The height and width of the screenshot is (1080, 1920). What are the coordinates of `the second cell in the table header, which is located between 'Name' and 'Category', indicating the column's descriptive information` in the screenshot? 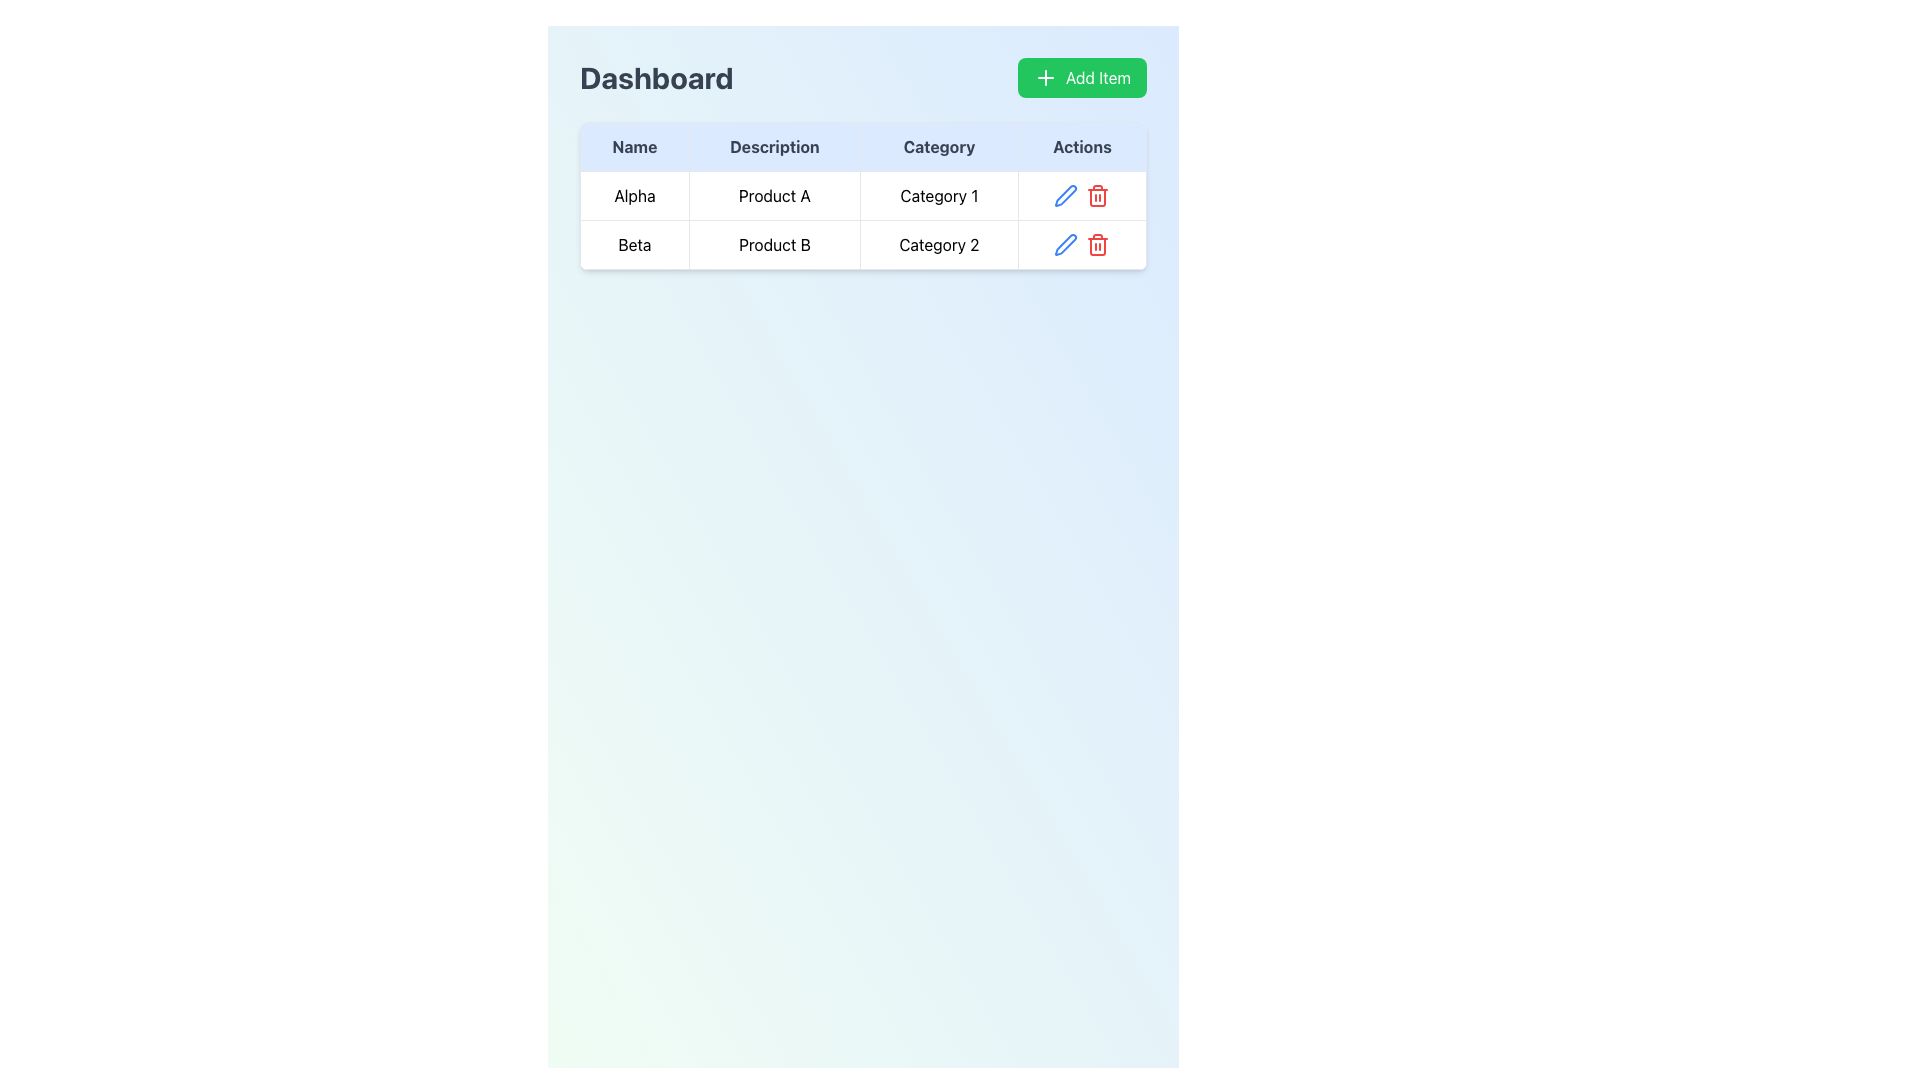 It's located at (773, 145).